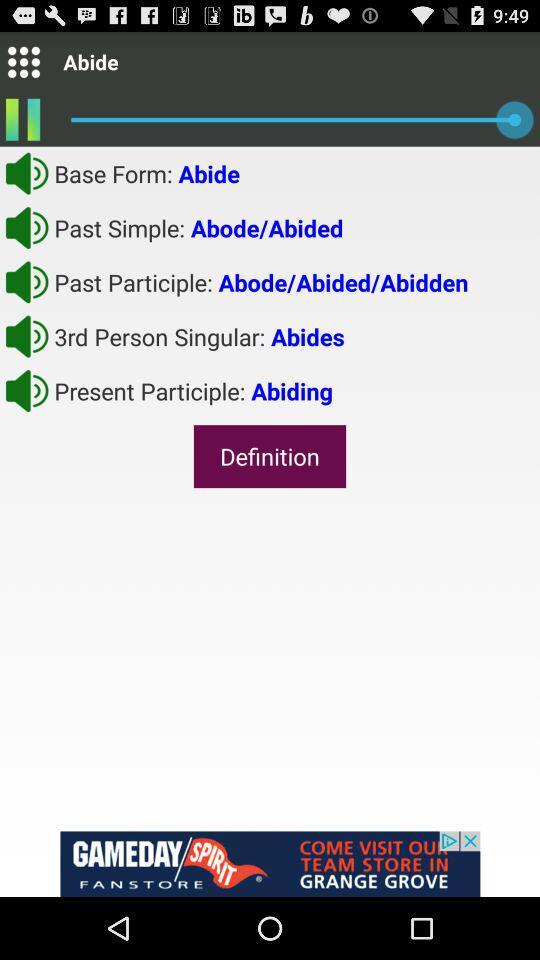 This screenshot has width=540, height=960. What do you see at coordinates (26, 336) in the screenshot?
I see `sound option` at bounding box center [26, 336].